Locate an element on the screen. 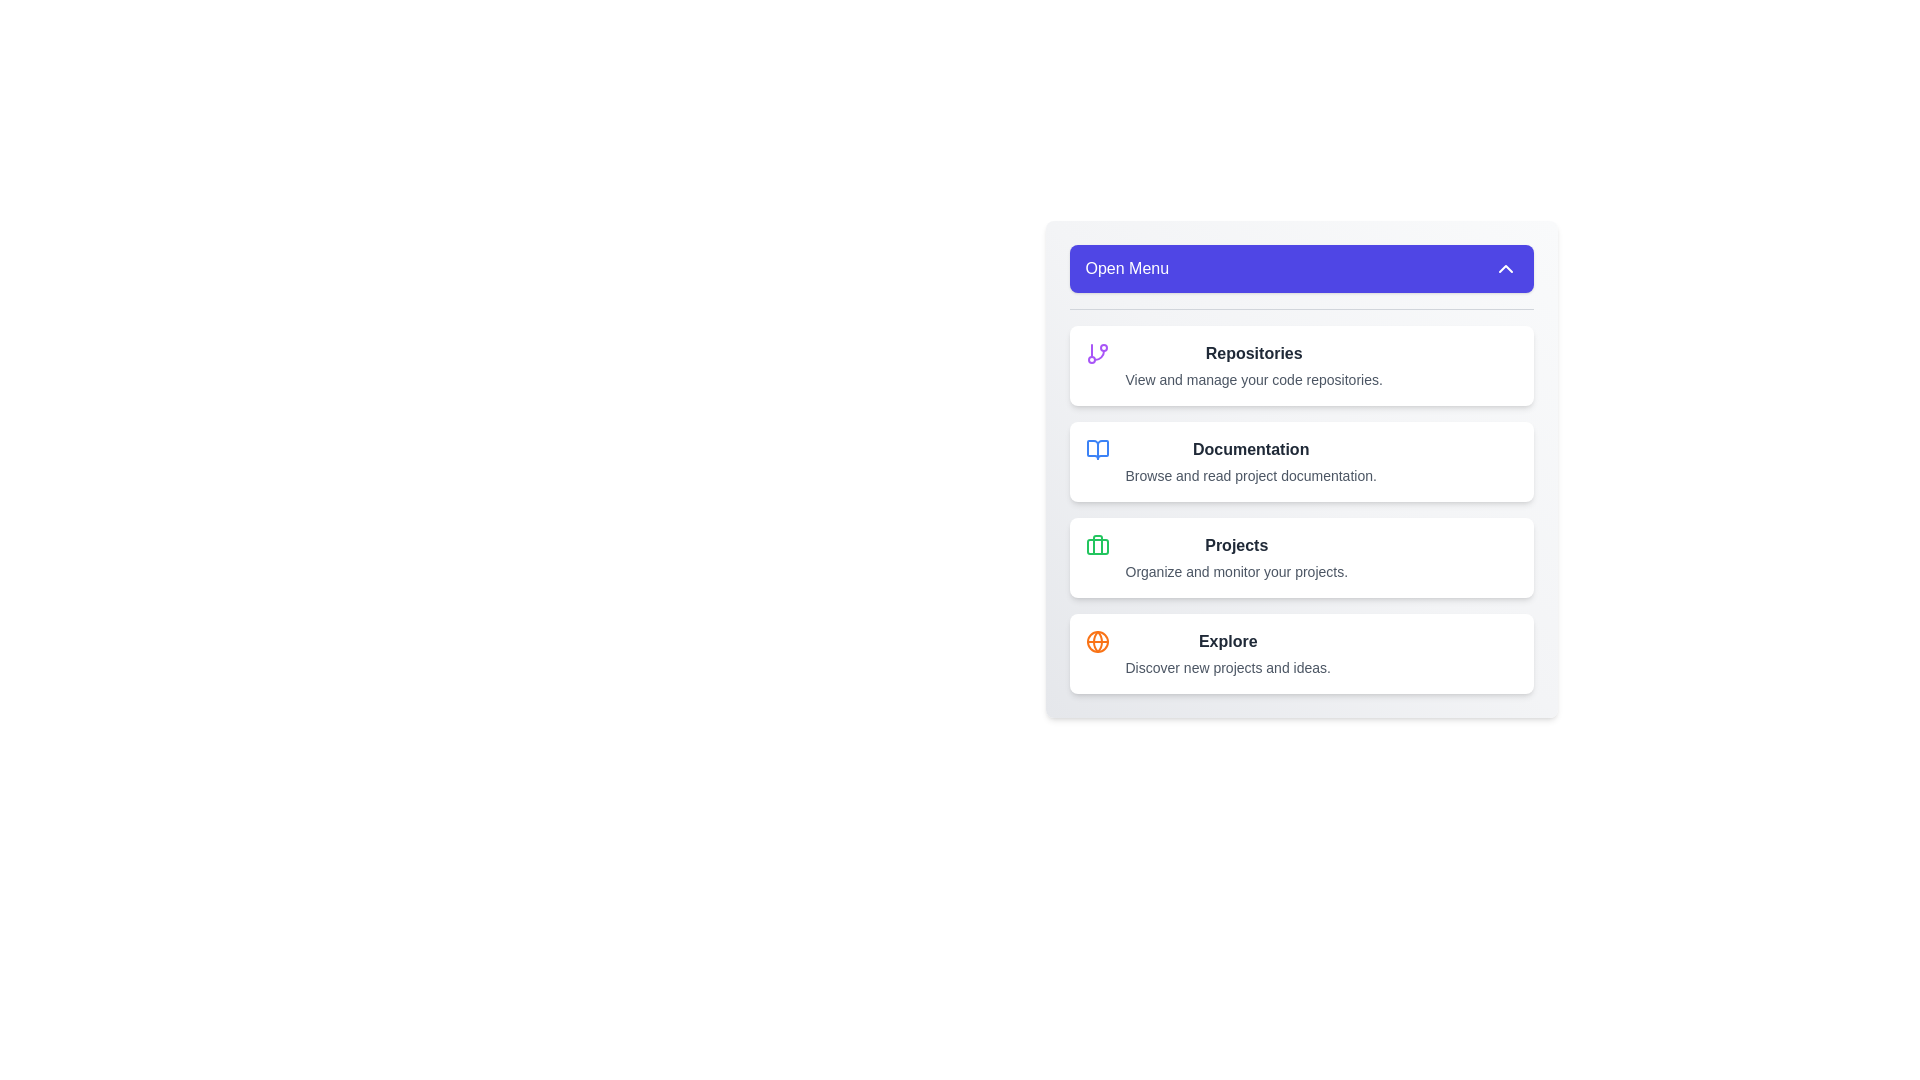 This screenshot has width=1920, height=1080. the lower part of the open book icon, which is styled predominantly in blue and located in the Documentation section, for interaction if linked is located at coordinates (1096, 450).